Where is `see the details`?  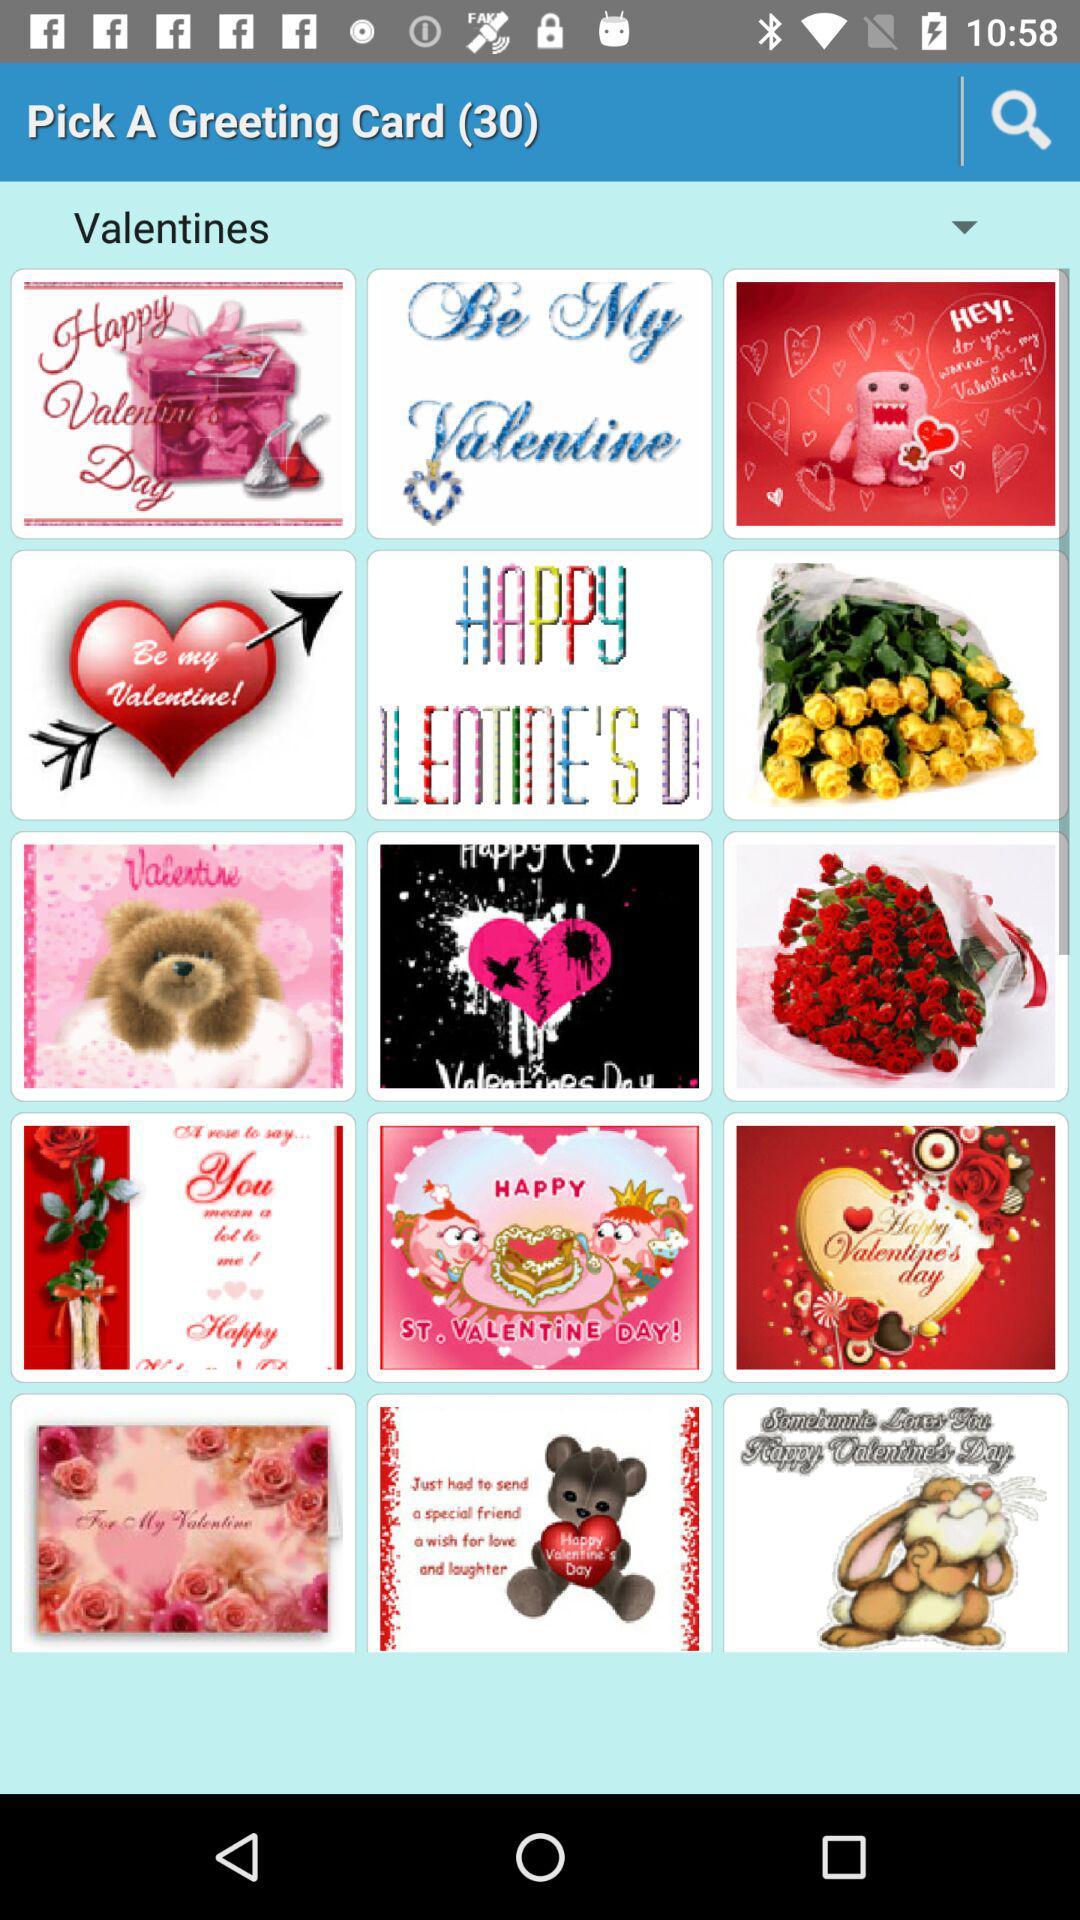
see the details is located at coordinates (183, 1246).